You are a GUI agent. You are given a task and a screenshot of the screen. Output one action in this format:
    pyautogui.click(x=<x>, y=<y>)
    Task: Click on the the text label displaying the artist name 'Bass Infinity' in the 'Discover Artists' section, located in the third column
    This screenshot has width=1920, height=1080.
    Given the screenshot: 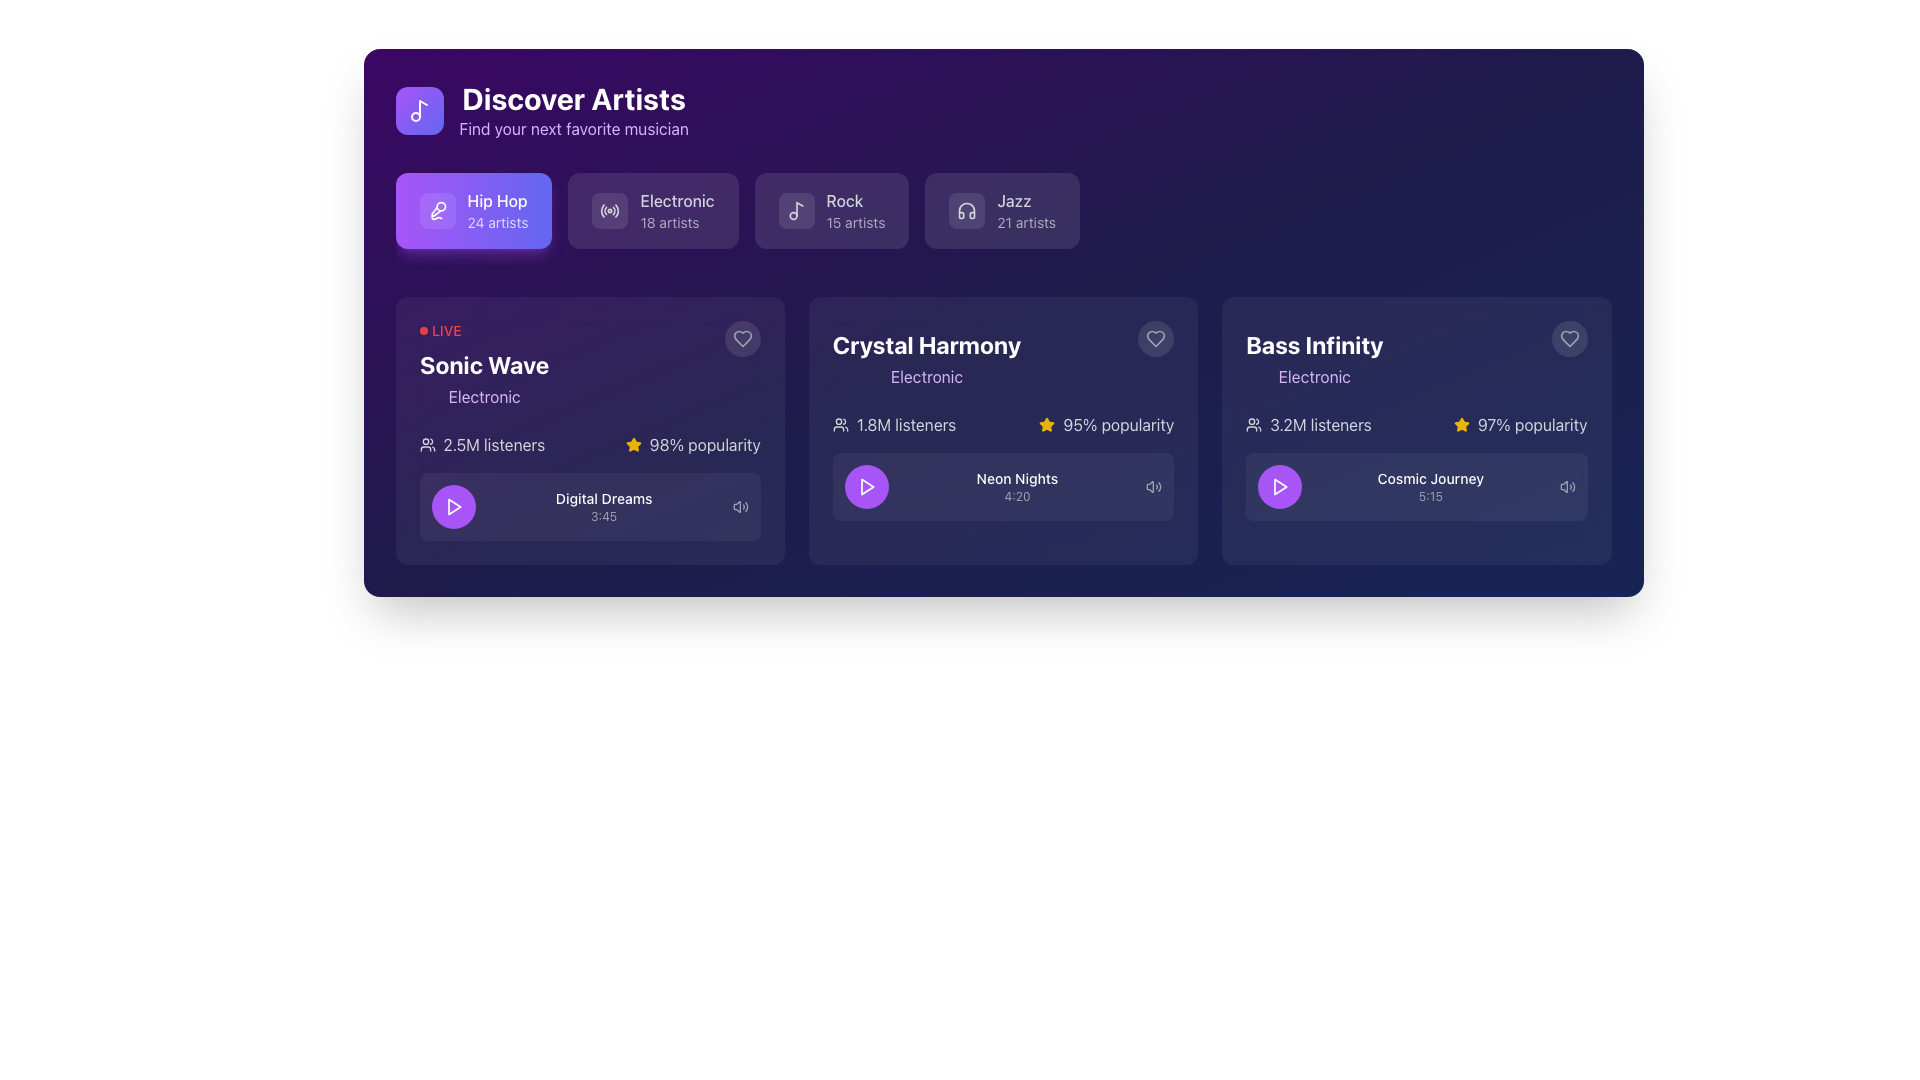 What is the action you would take?
    pyautogui.click(x=1314, y=343)
    